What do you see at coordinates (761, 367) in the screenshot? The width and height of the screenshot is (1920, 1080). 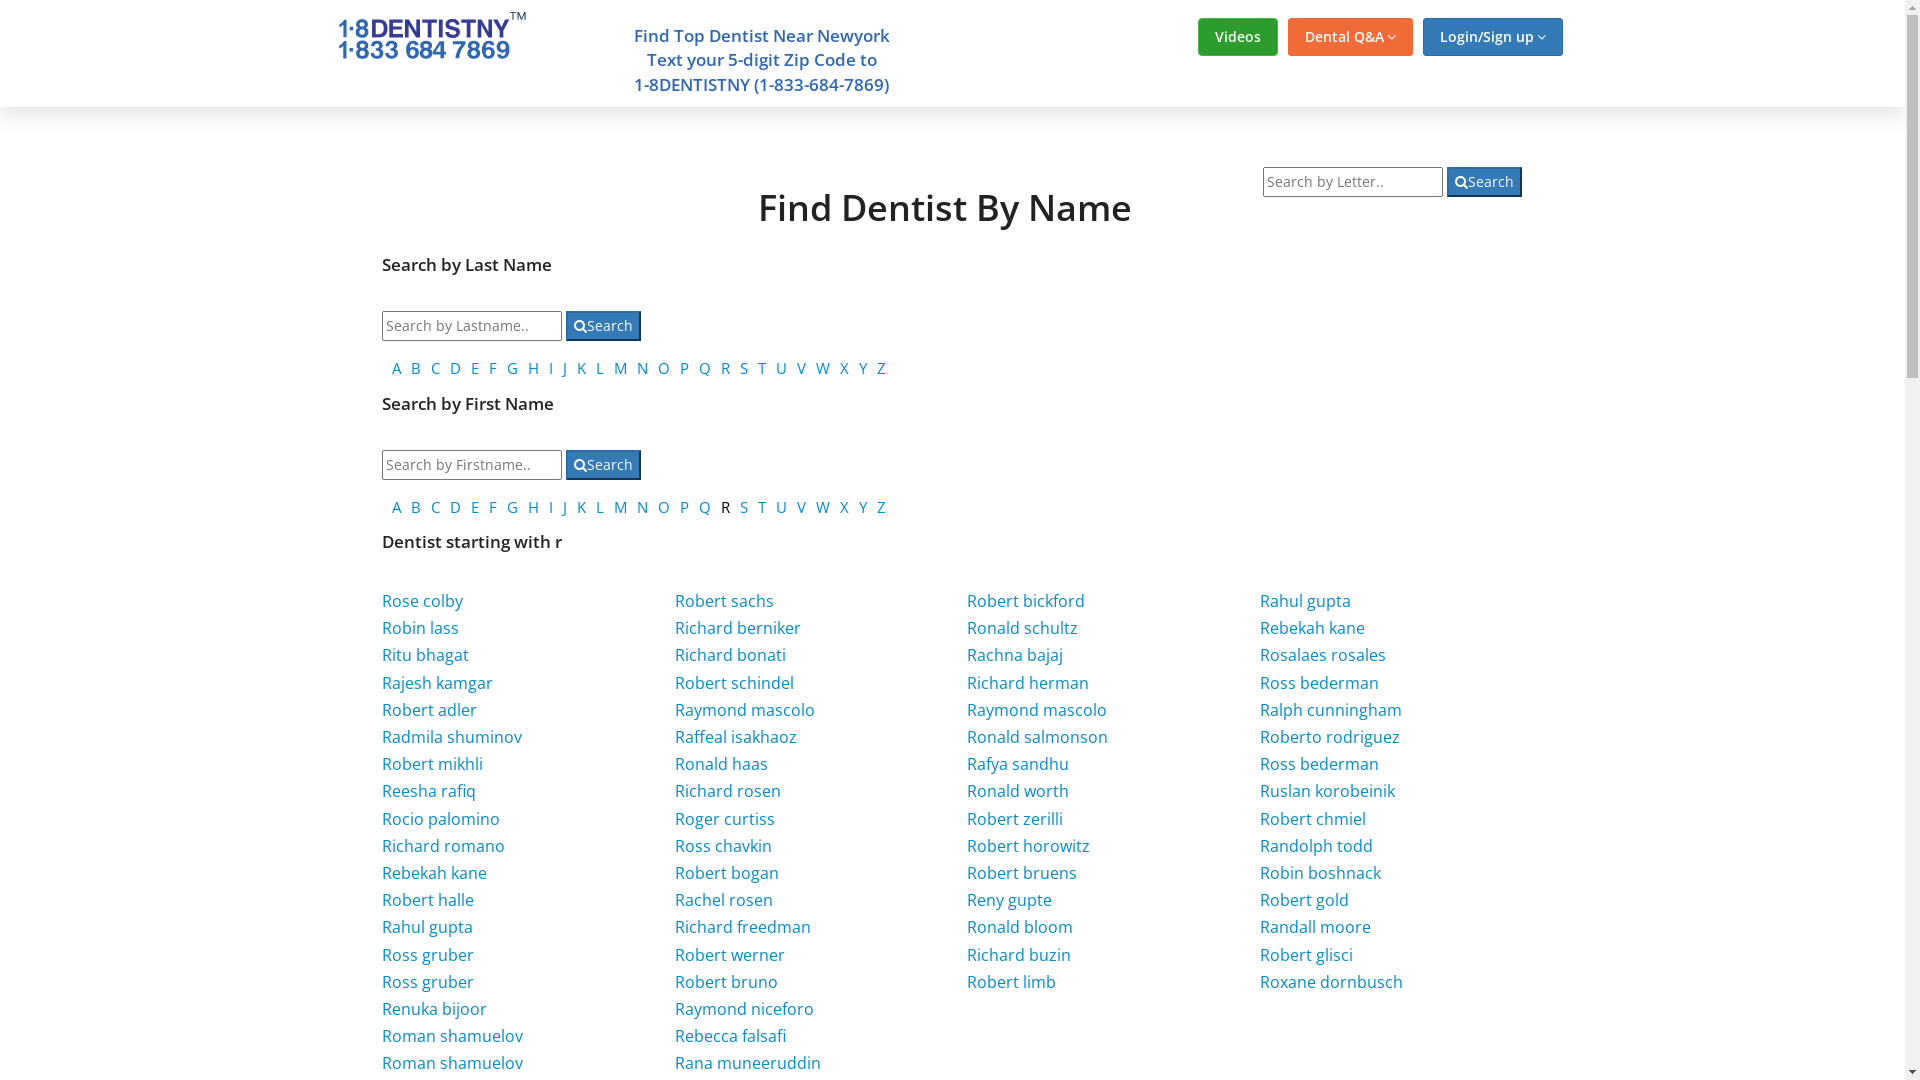 I see `'T'` at bounding box center [761, 367].